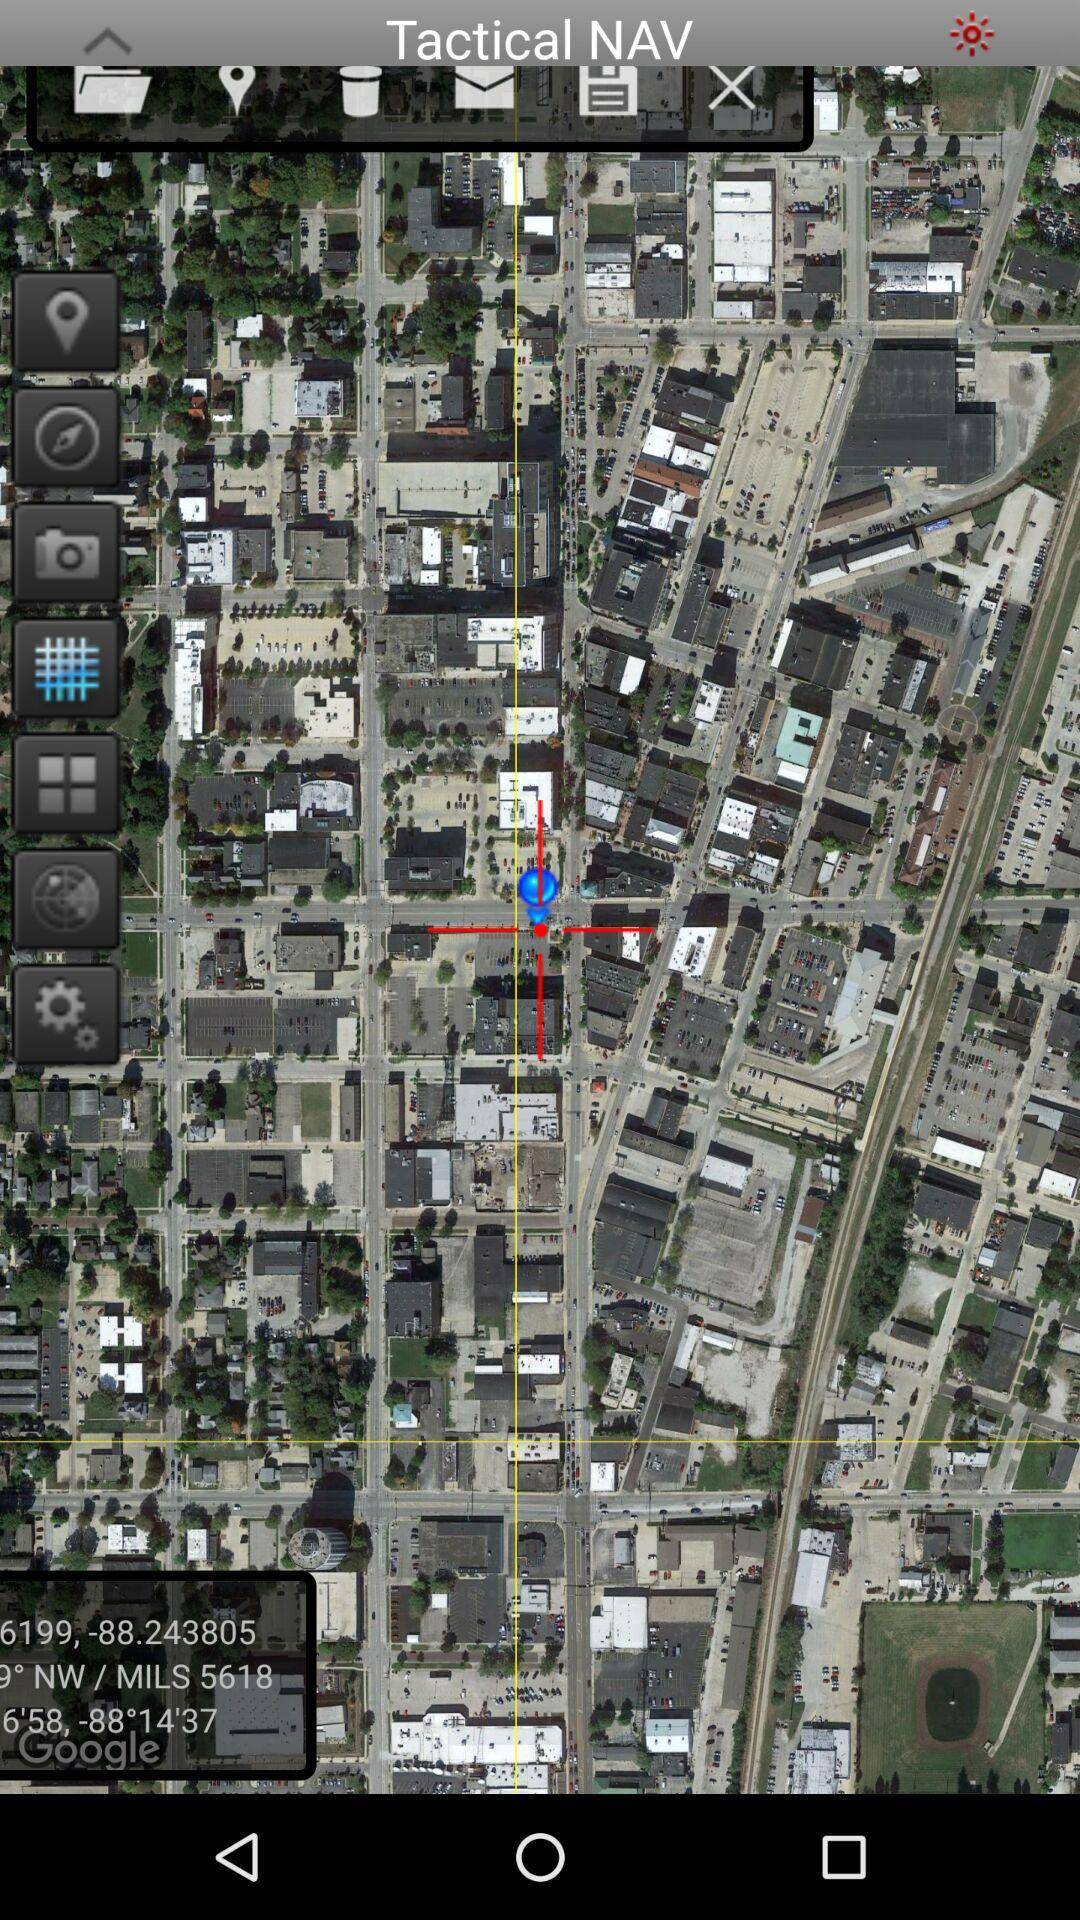  Describe the element at coordinates (58, 1013) in the screenshot. I see `open settings` at that location.